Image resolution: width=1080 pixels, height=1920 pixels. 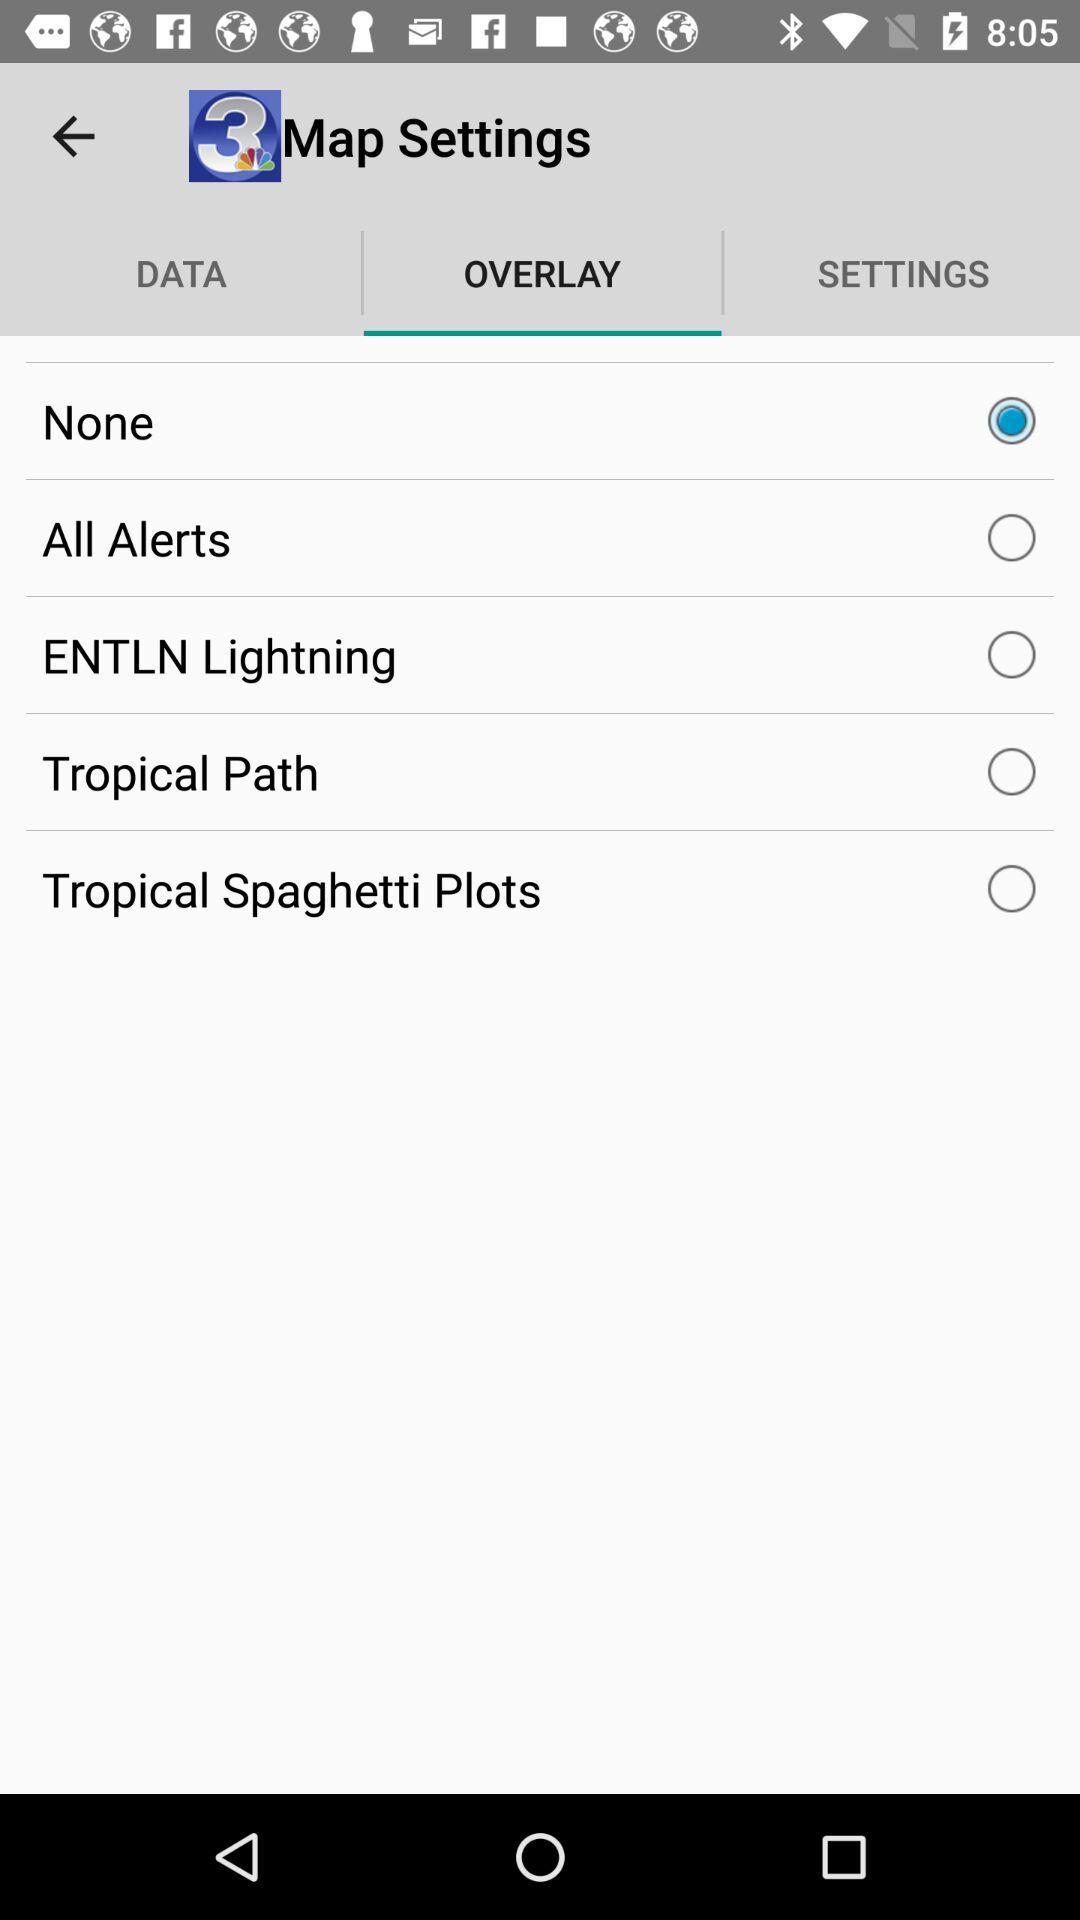 I want to click on all alerts item, so click(x=540, y=538).